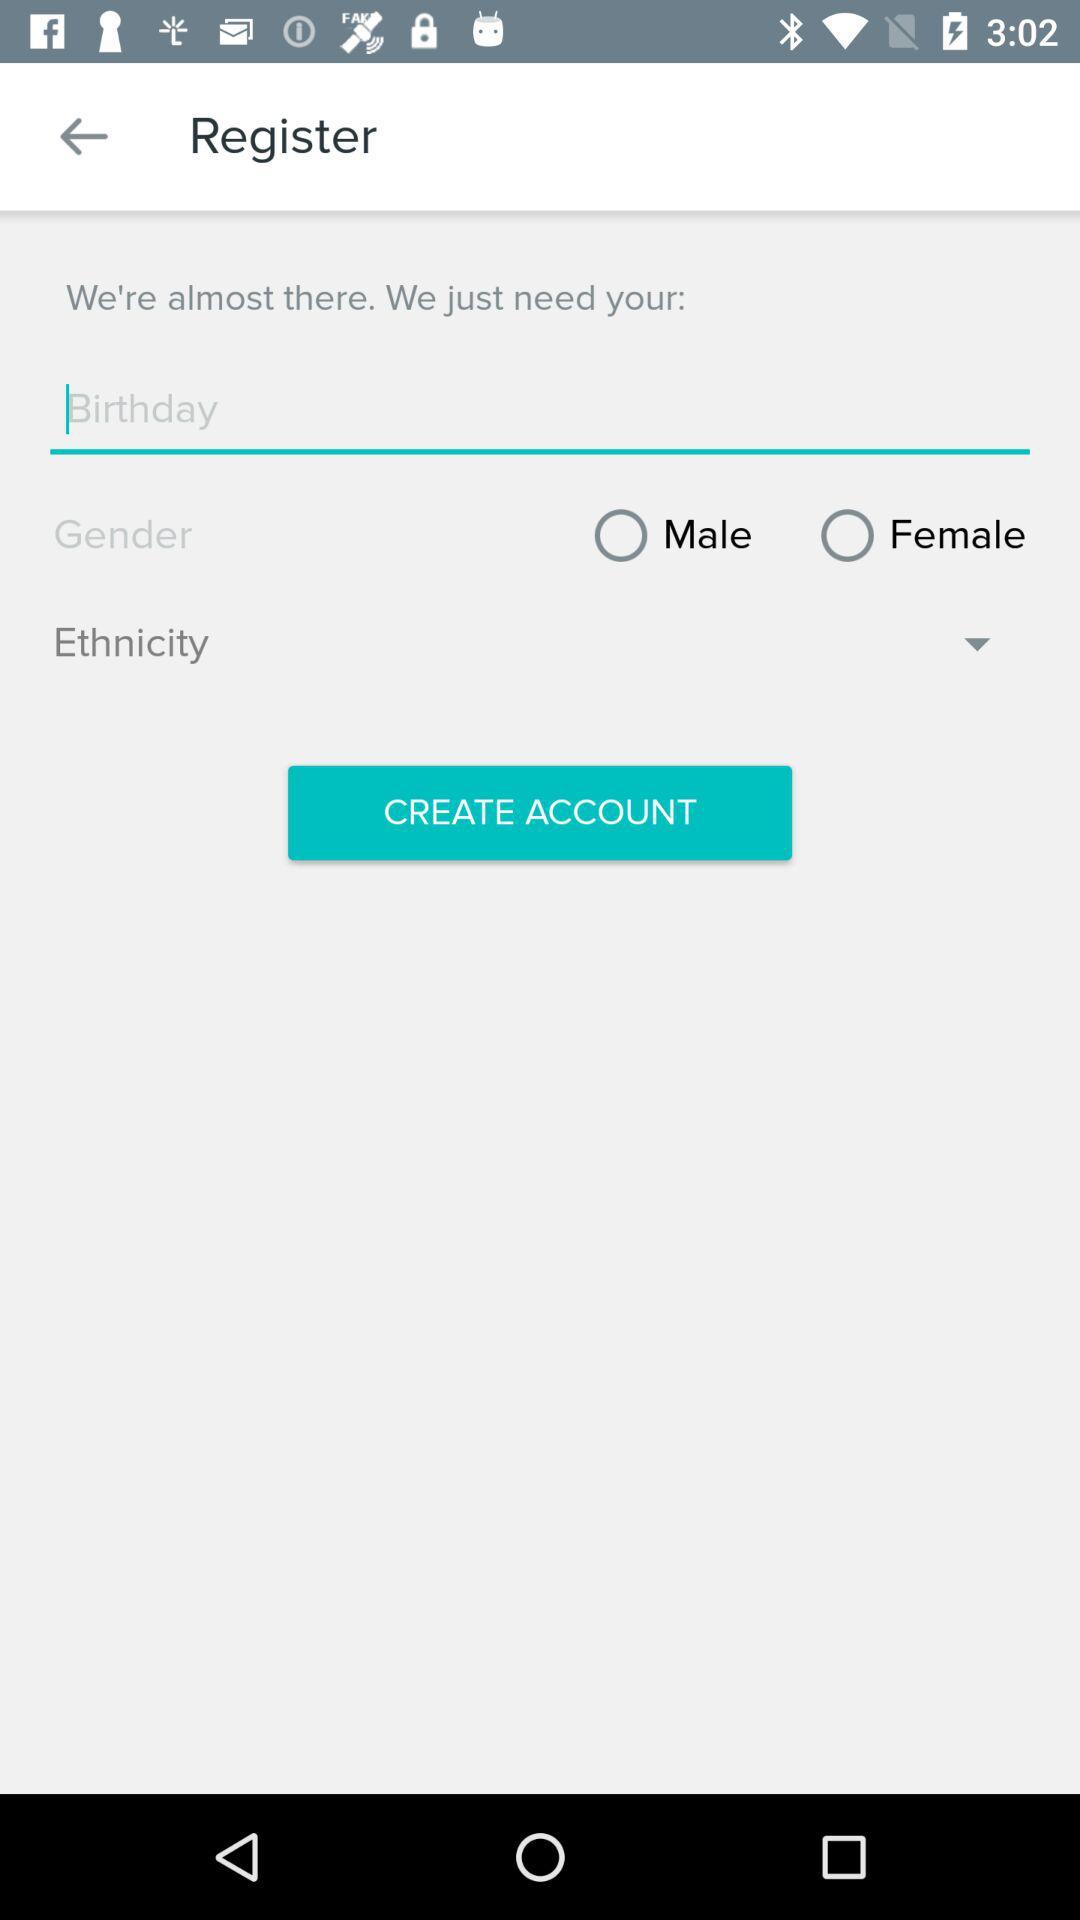 Image resolution: width=1080 pixels, height=1920 pixels. What do you see at coordinates (916, 535) in the screenshot?
I see `female icon` at bounding box center [916, 535].